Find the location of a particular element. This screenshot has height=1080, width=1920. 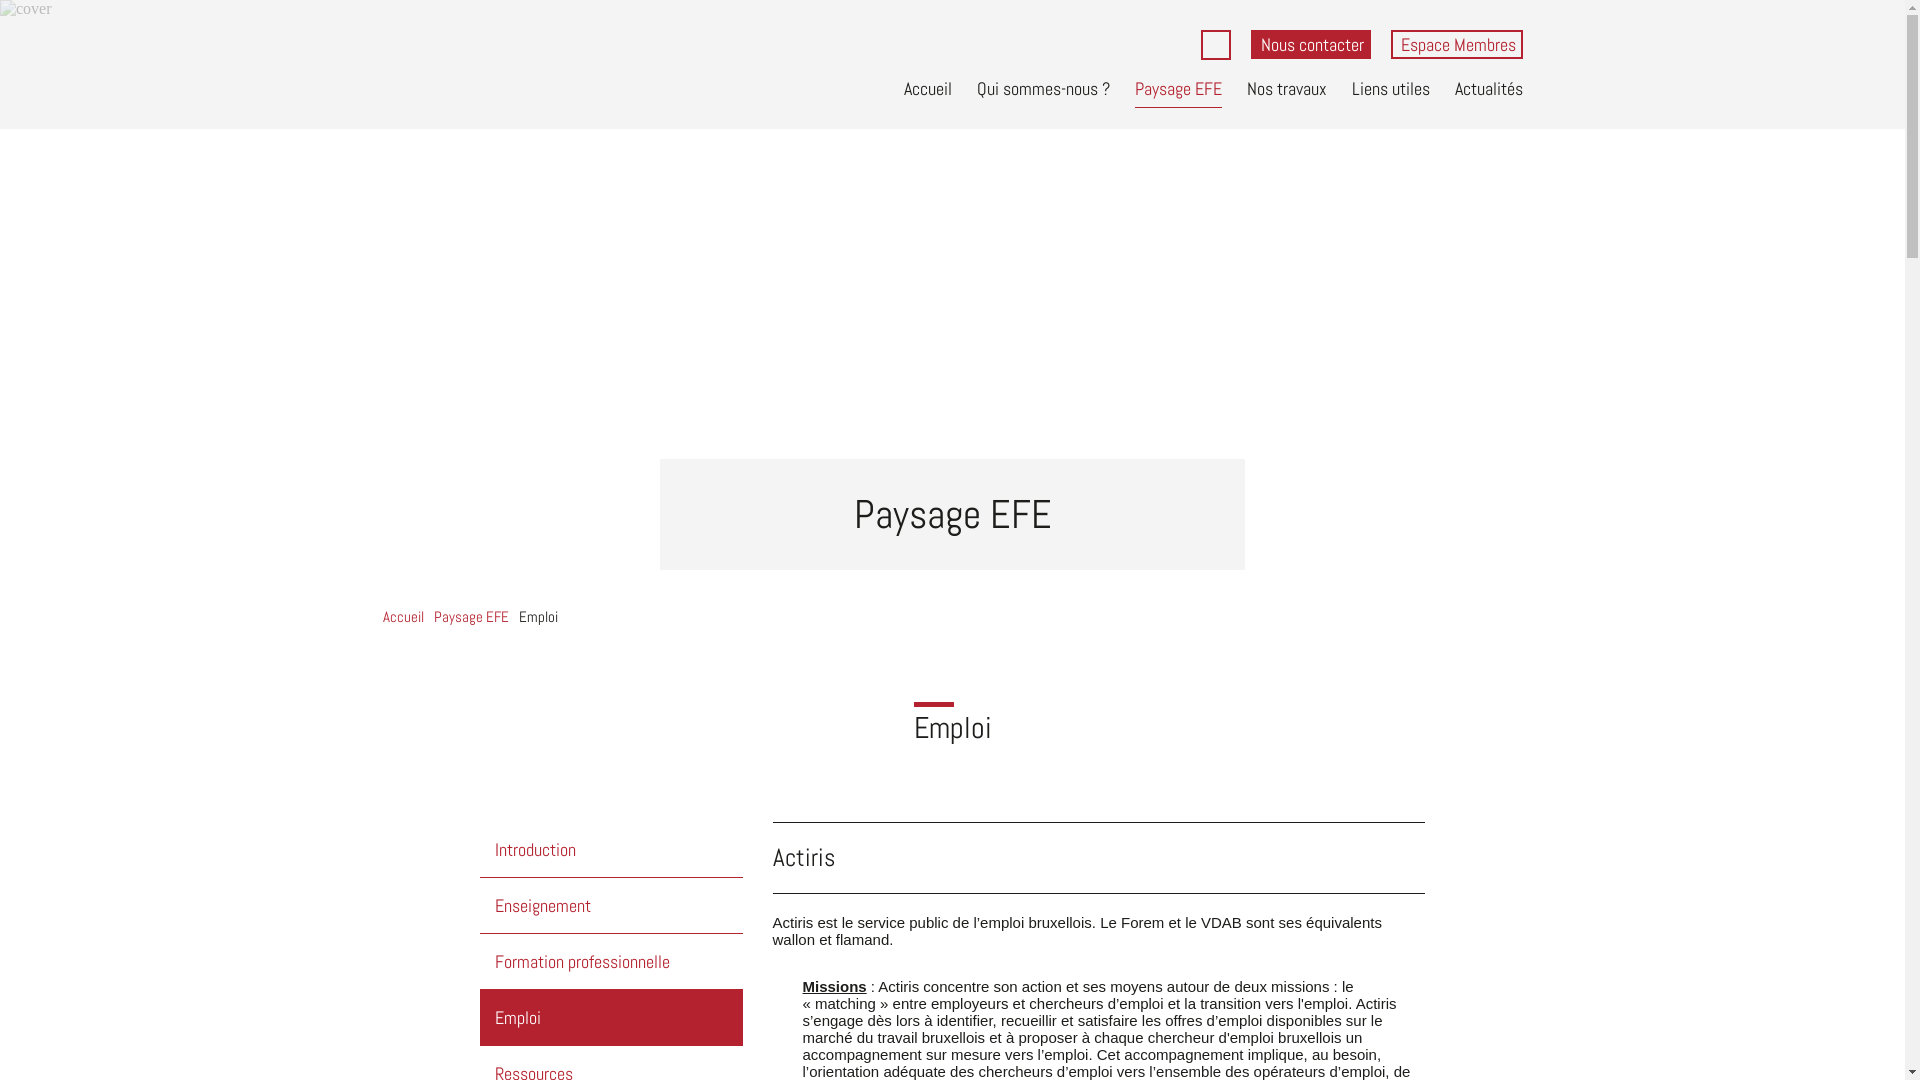

'Emploi' is located at coordinates (610, 1018).